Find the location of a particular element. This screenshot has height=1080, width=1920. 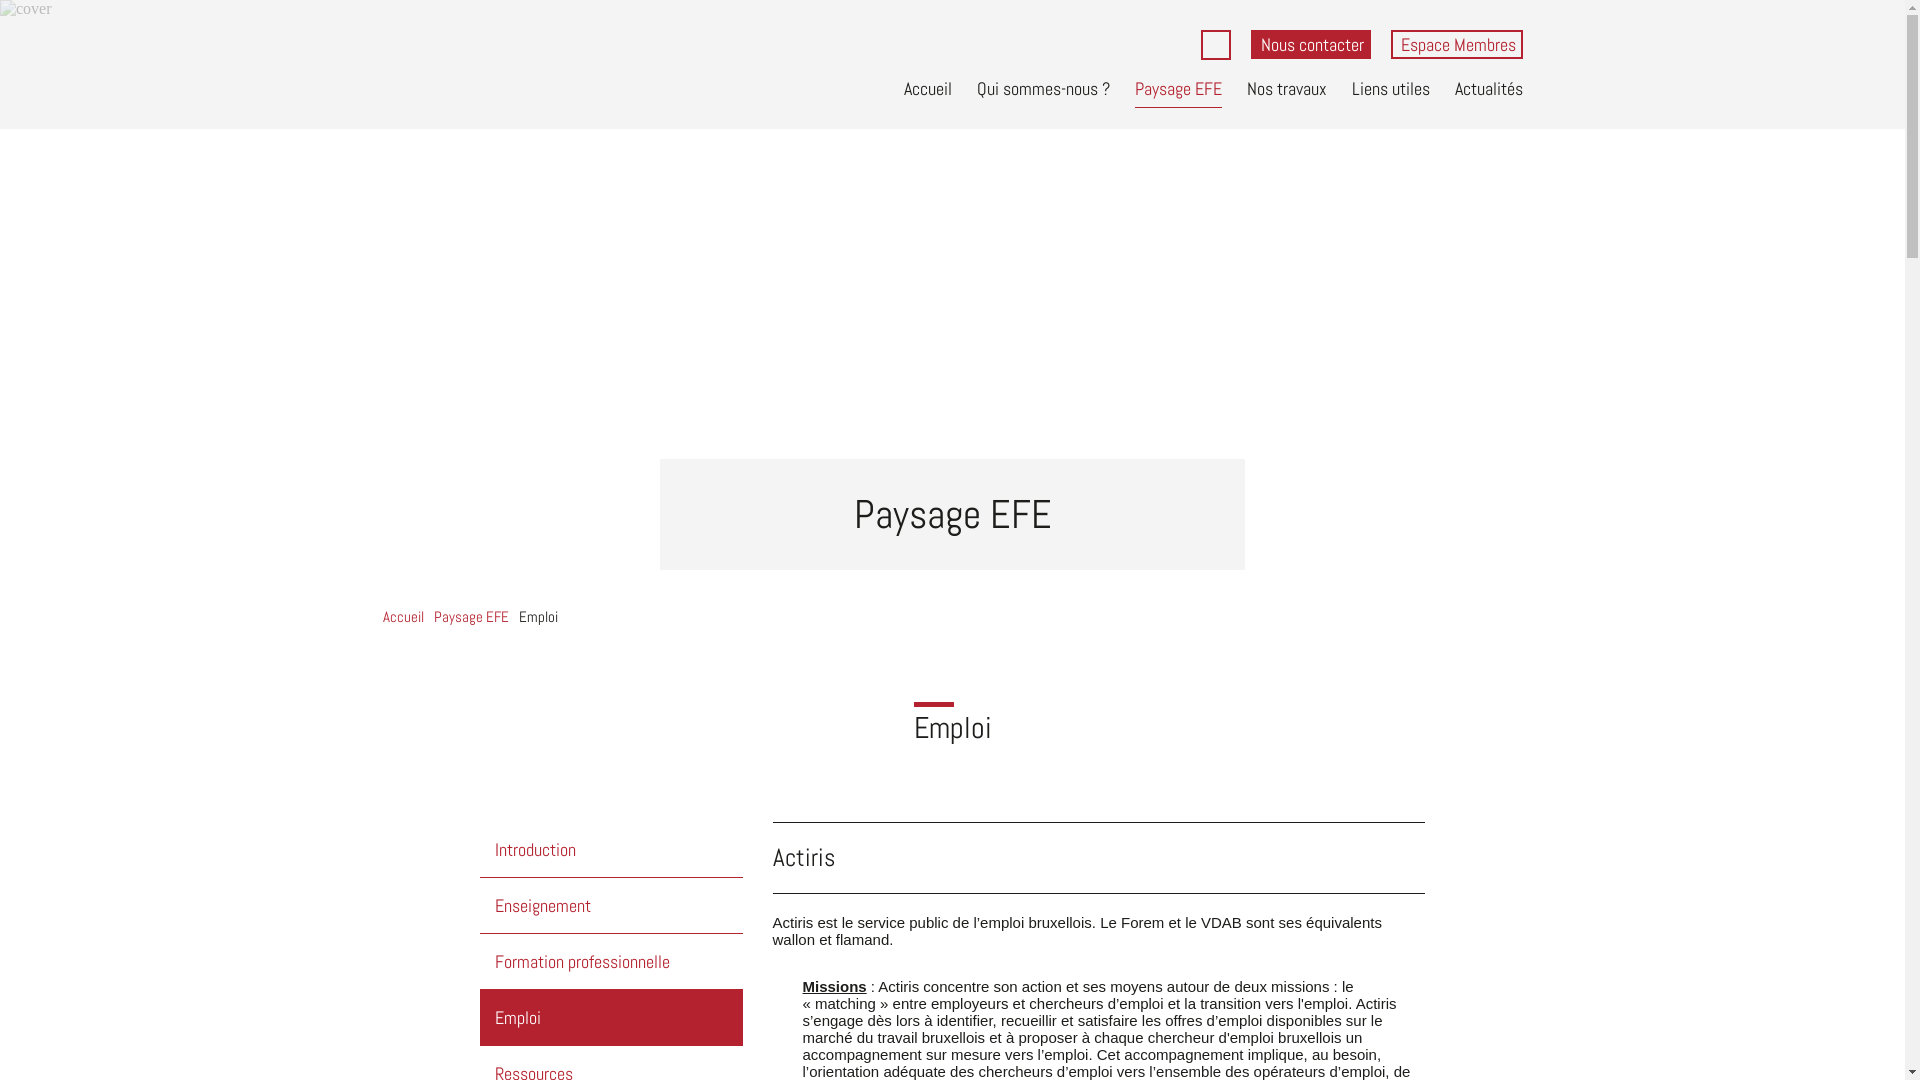

'Emploi' is located at coordinates (610, 1018).